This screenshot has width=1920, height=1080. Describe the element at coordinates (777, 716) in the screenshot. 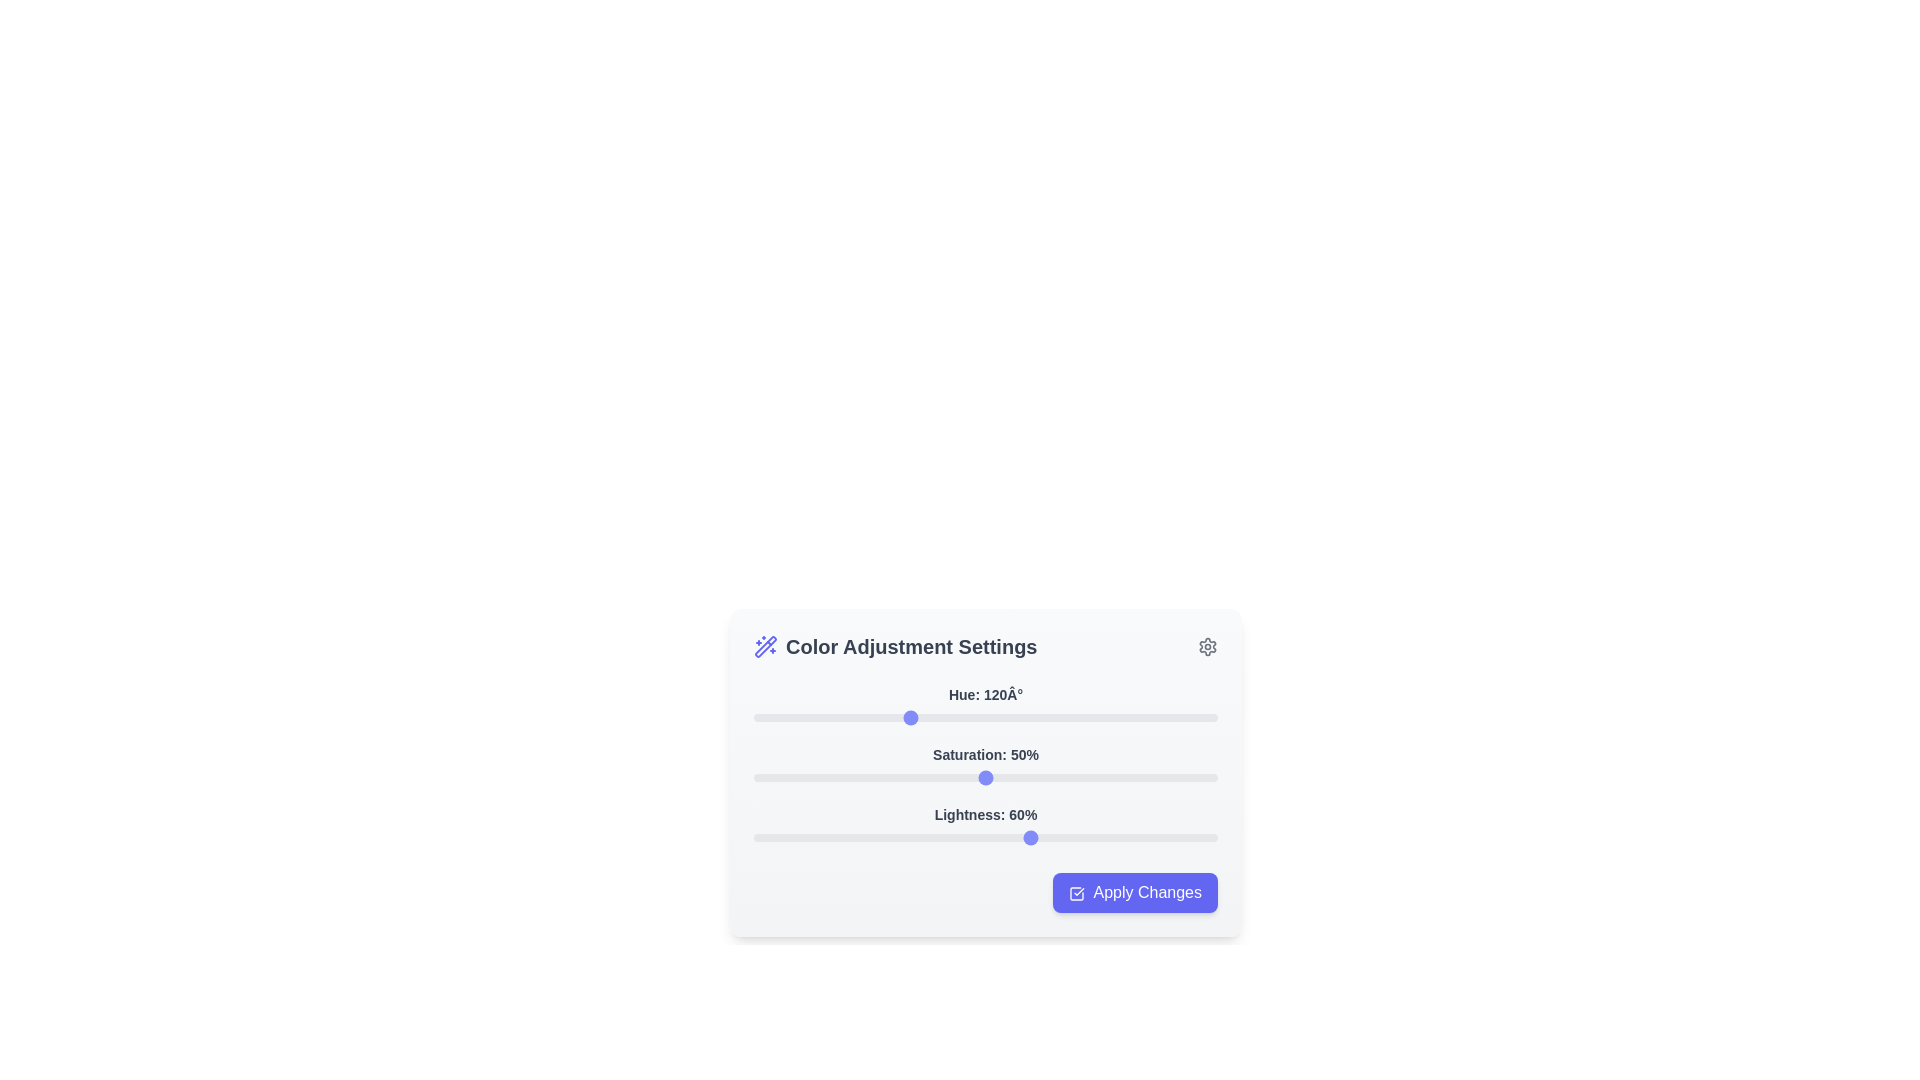

I see `hue` at that location.